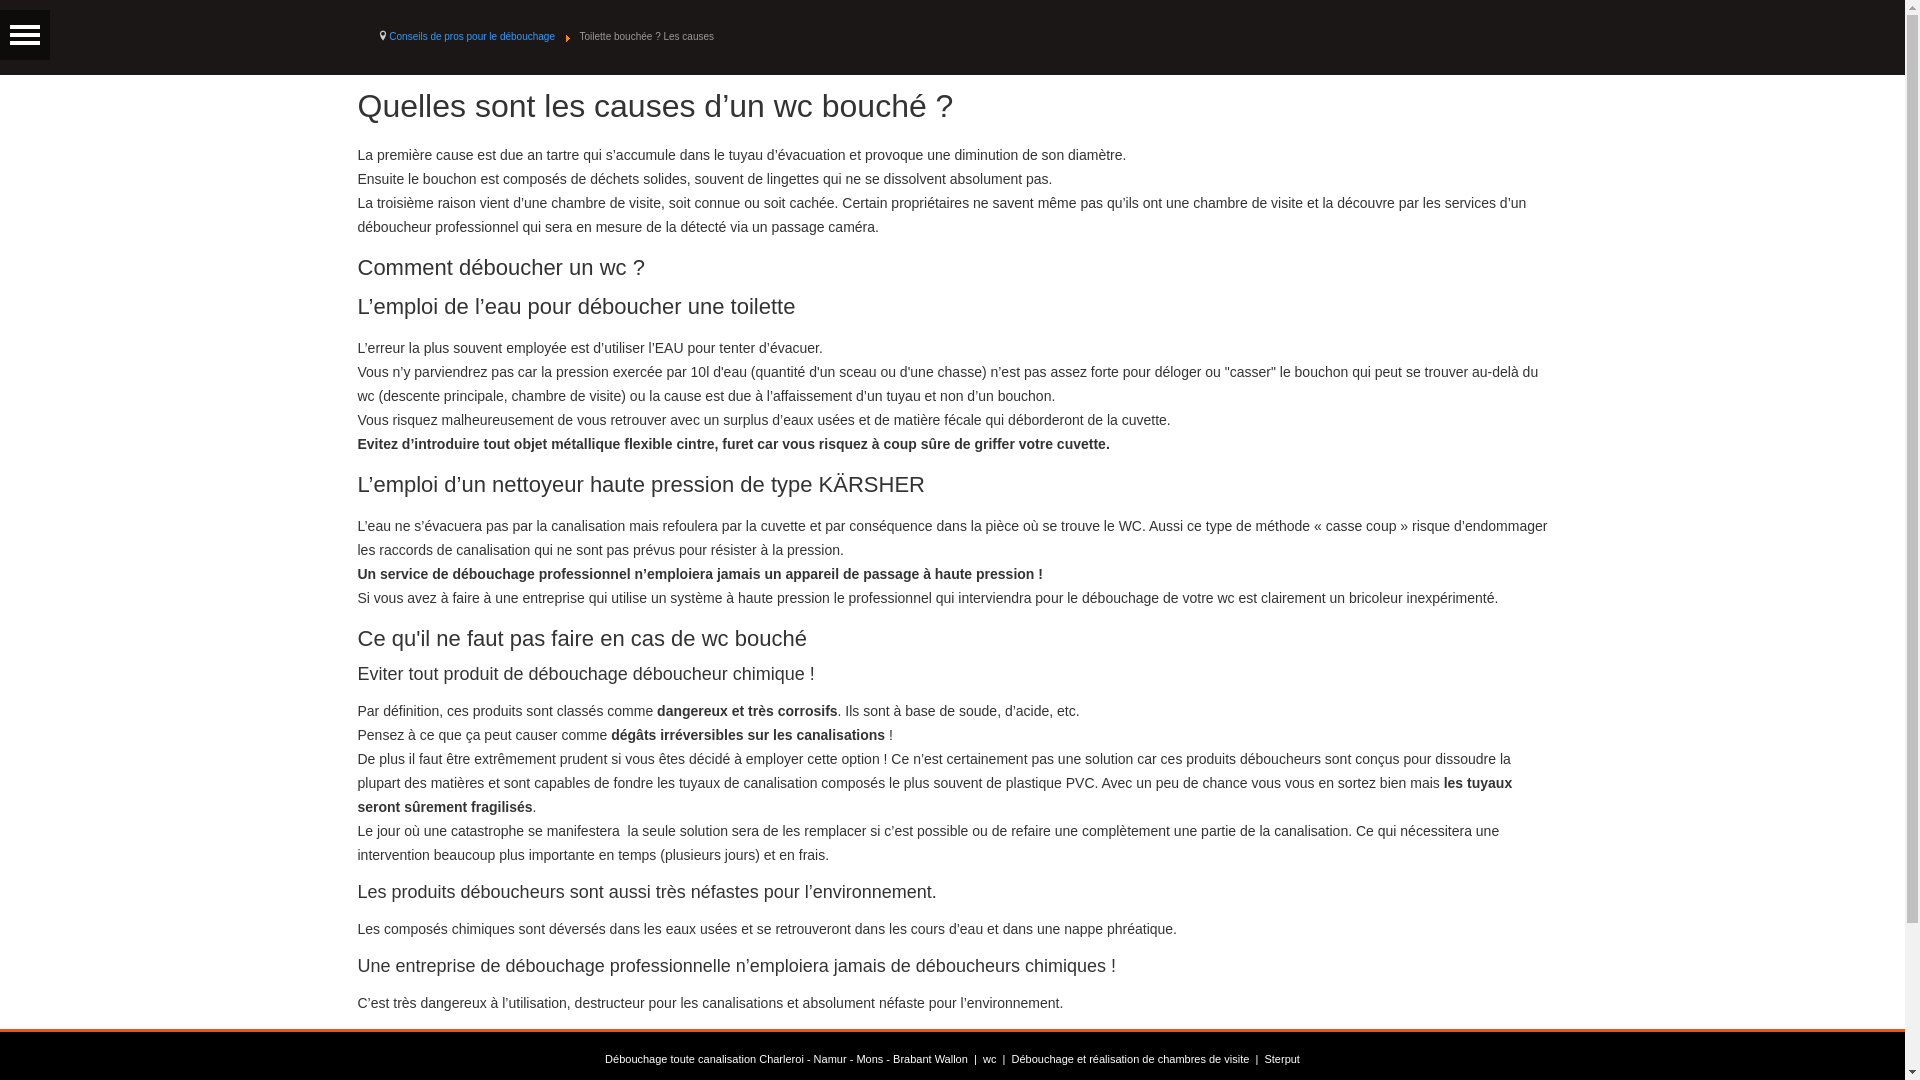 The image size is (1920, 1080). I want to click on 'Sterput', so click(1262, 1058).